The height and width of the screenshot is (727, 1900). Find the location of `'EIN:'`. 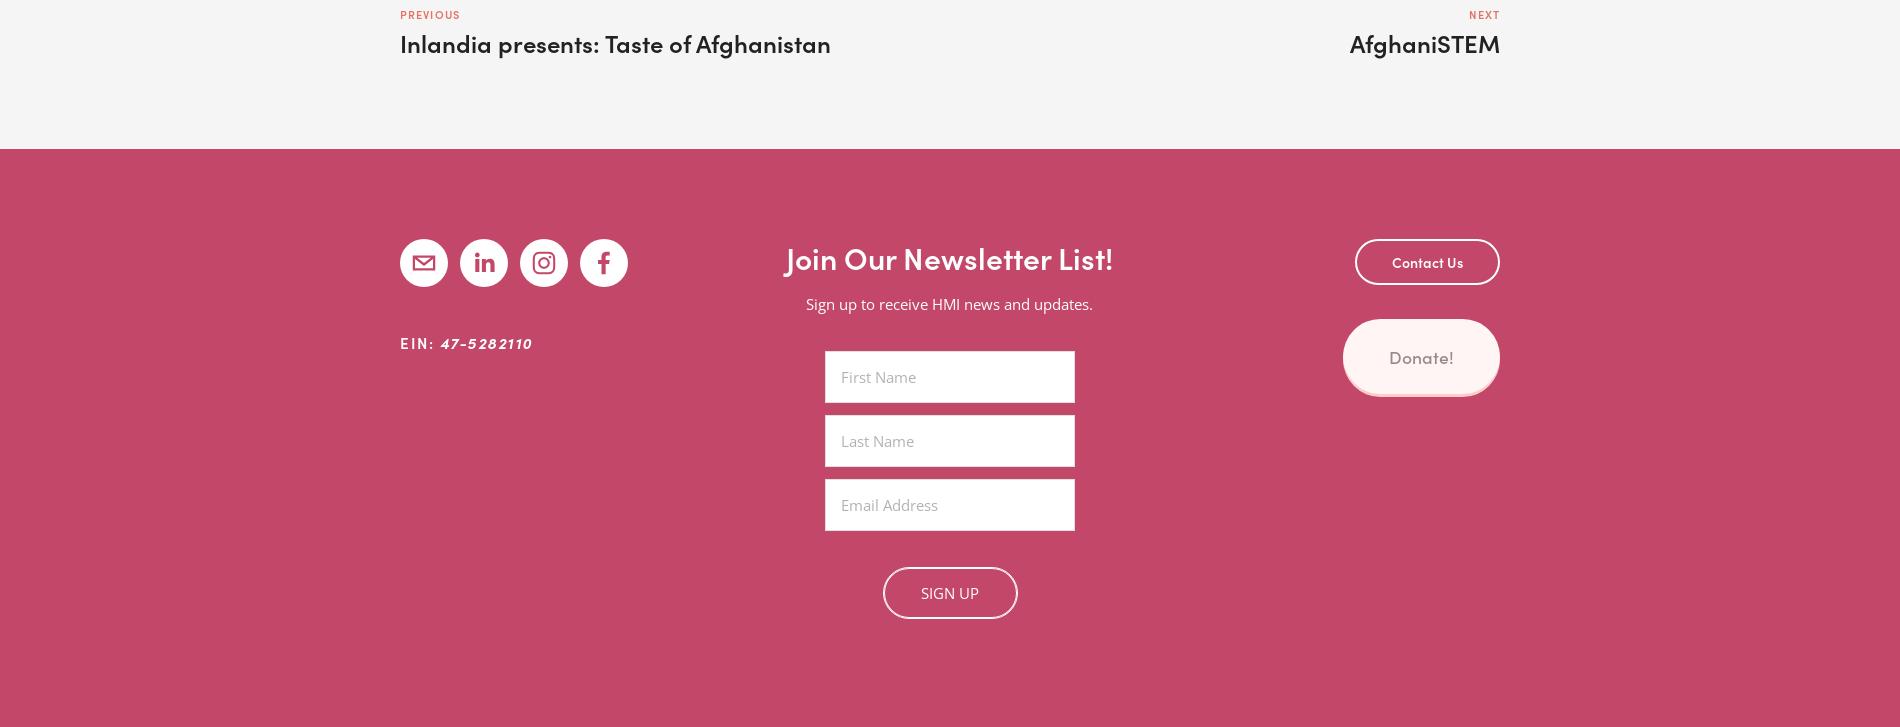

'EIN:' is located at coordinates (418, 341).